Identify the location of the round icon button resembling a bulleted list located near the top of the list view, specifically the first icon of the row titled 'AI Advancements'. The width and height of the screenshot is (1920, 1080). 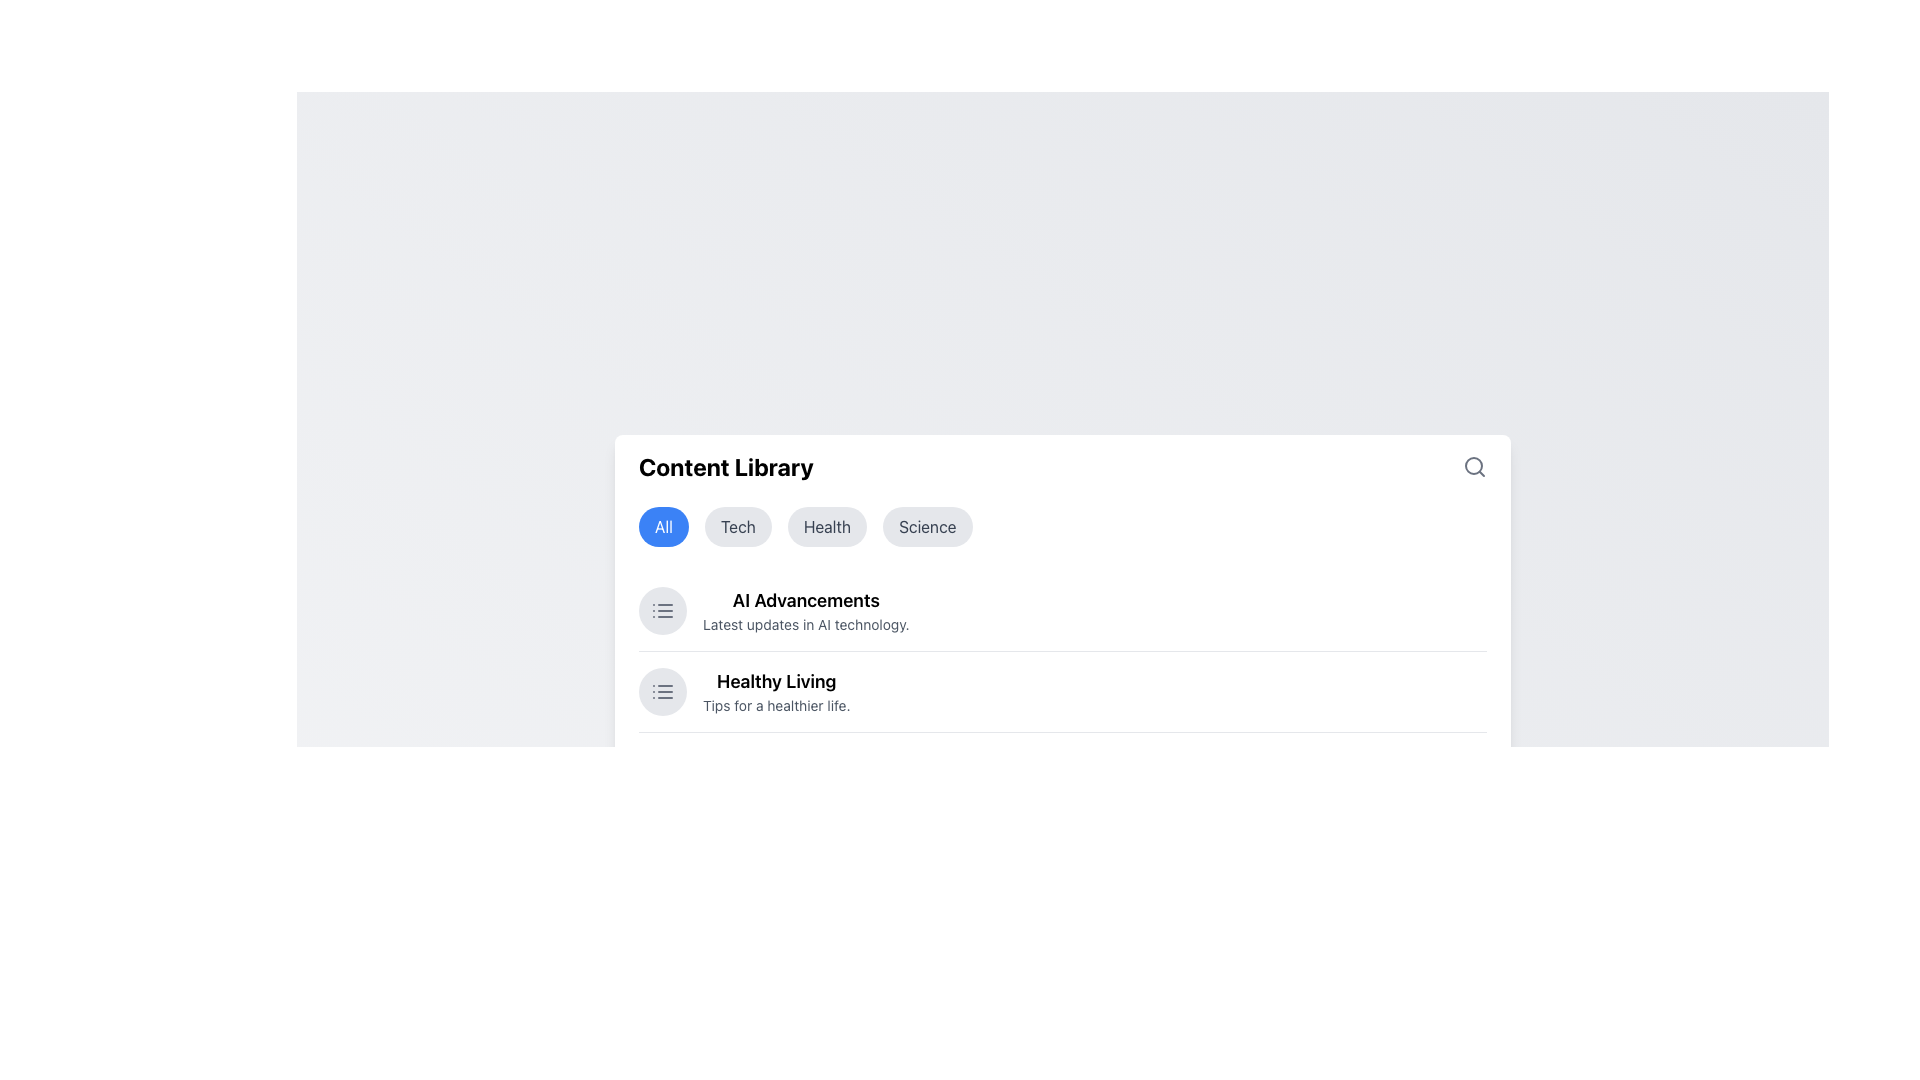
(662, 609).